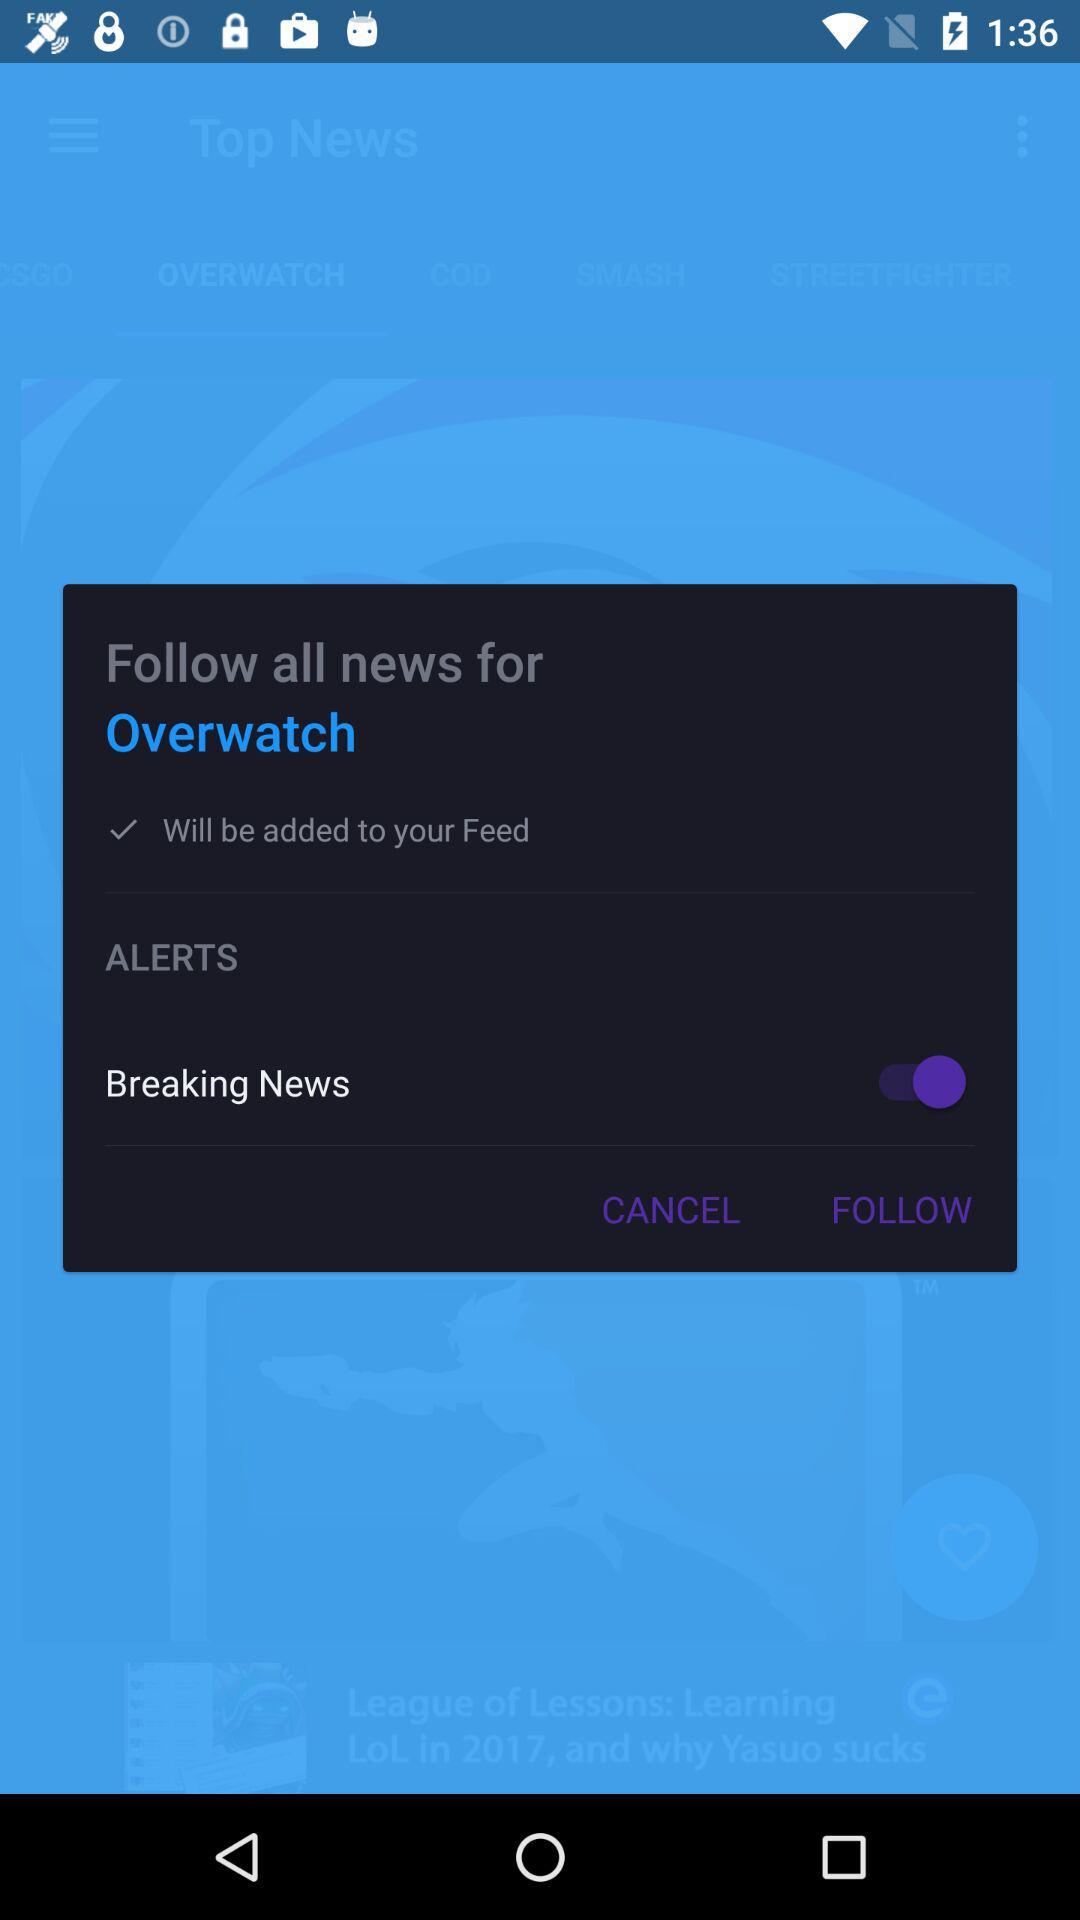  I want to click on item to the right of breaking news icon, so click(912, 1080).